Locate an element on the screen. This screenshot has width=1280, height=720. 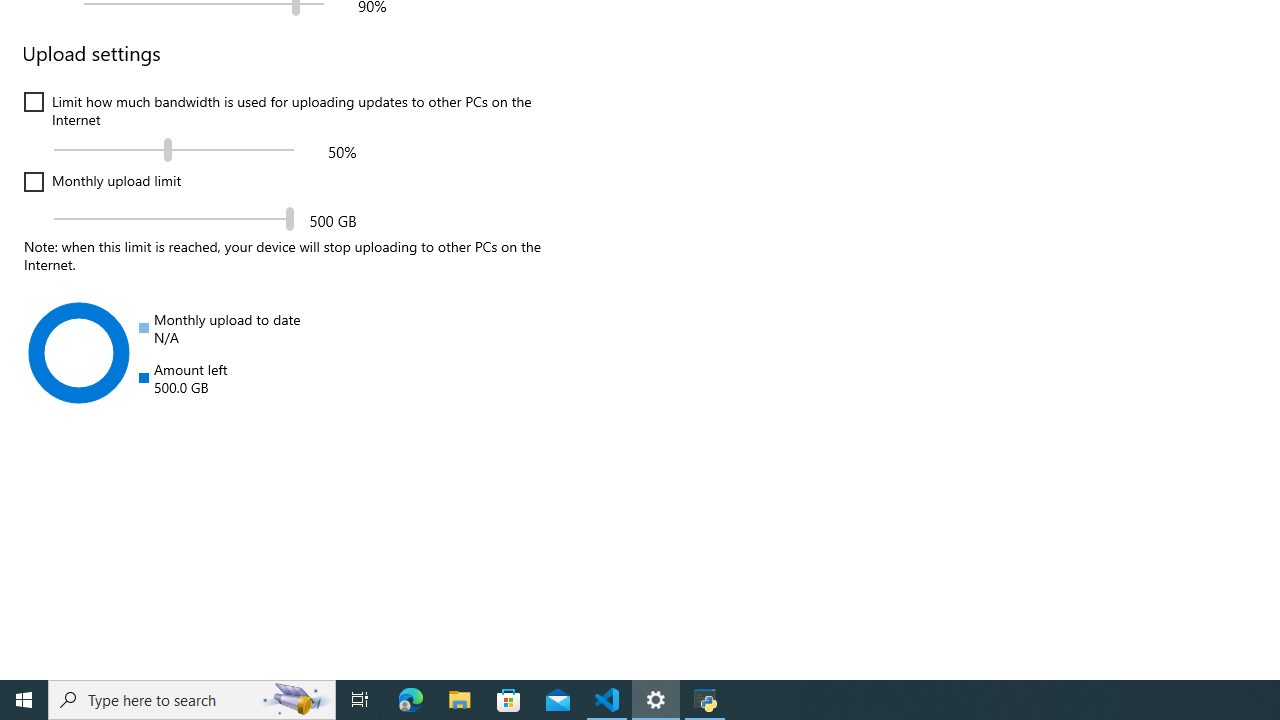
'Task View' is located at coordinates (359, 698).